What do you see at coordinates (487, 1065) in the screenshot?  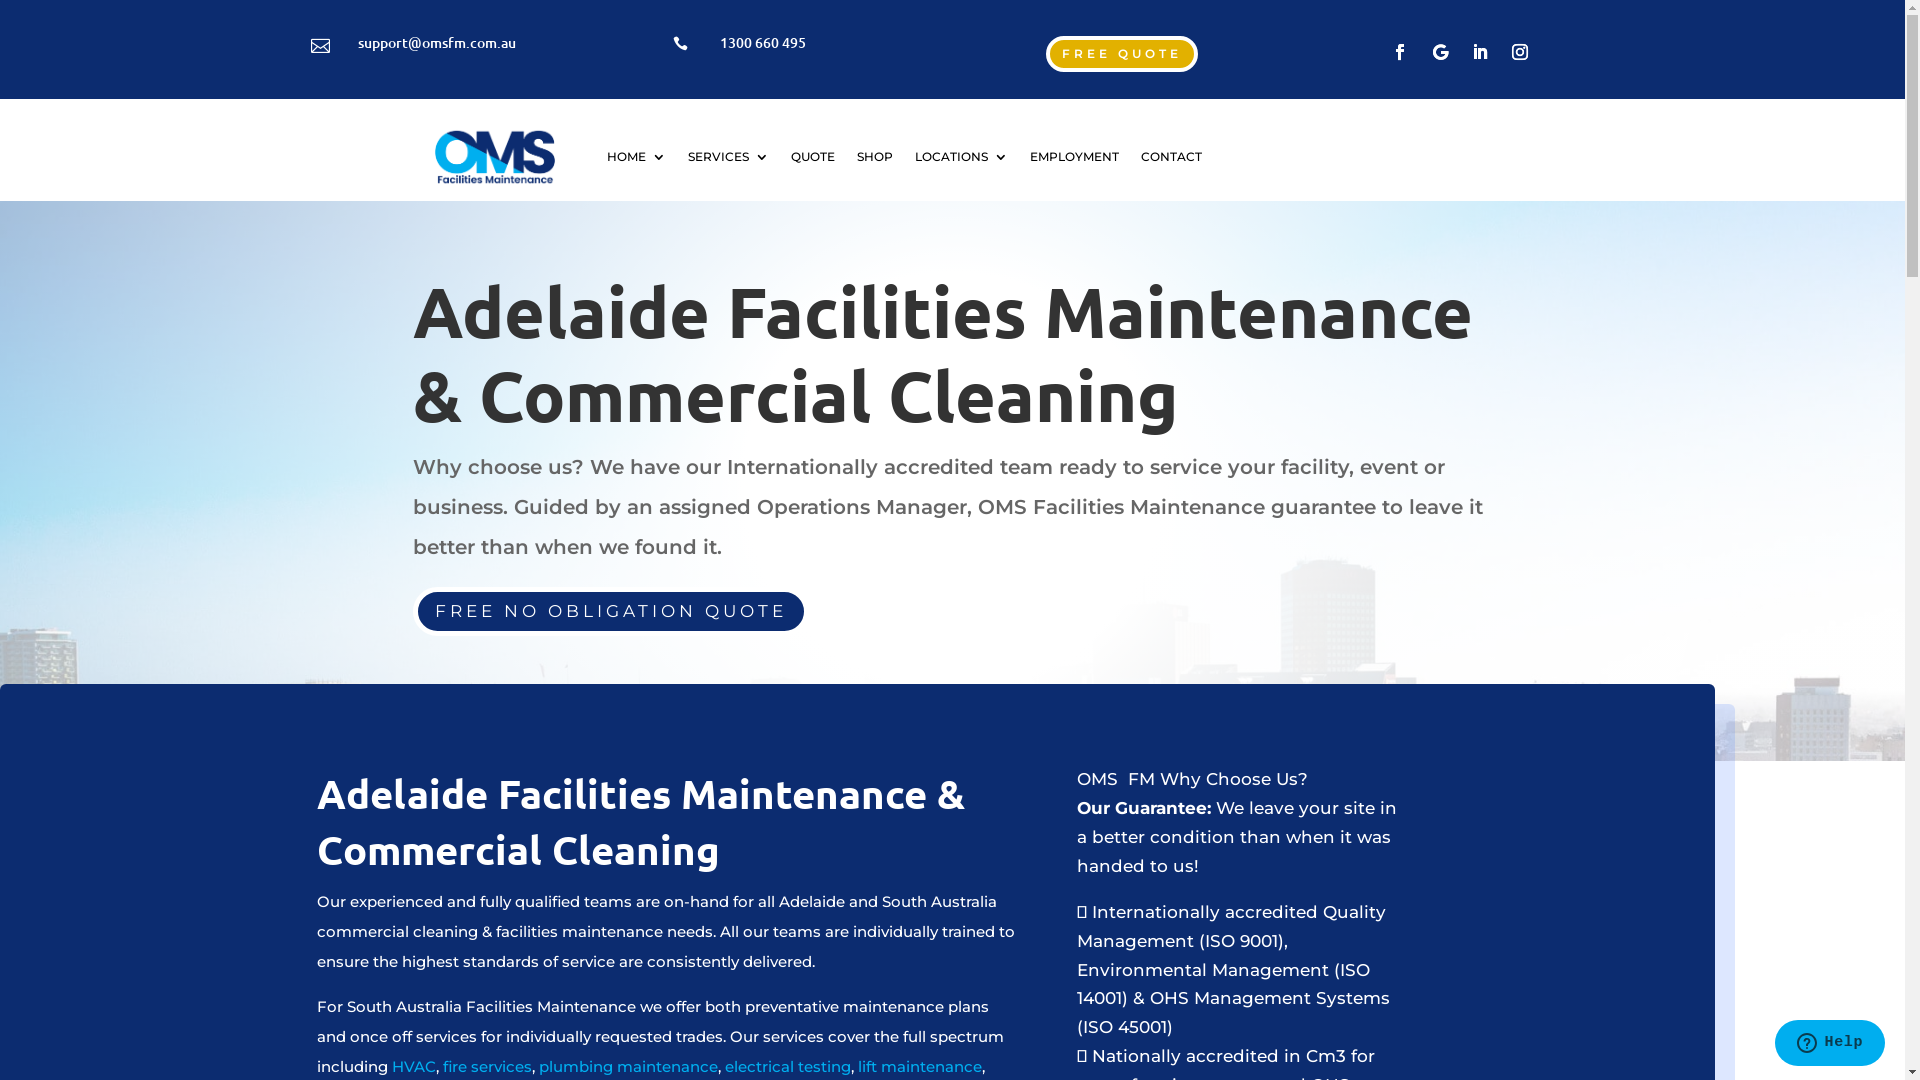 I see `'fire services'` at bounding box center [487, 1065].